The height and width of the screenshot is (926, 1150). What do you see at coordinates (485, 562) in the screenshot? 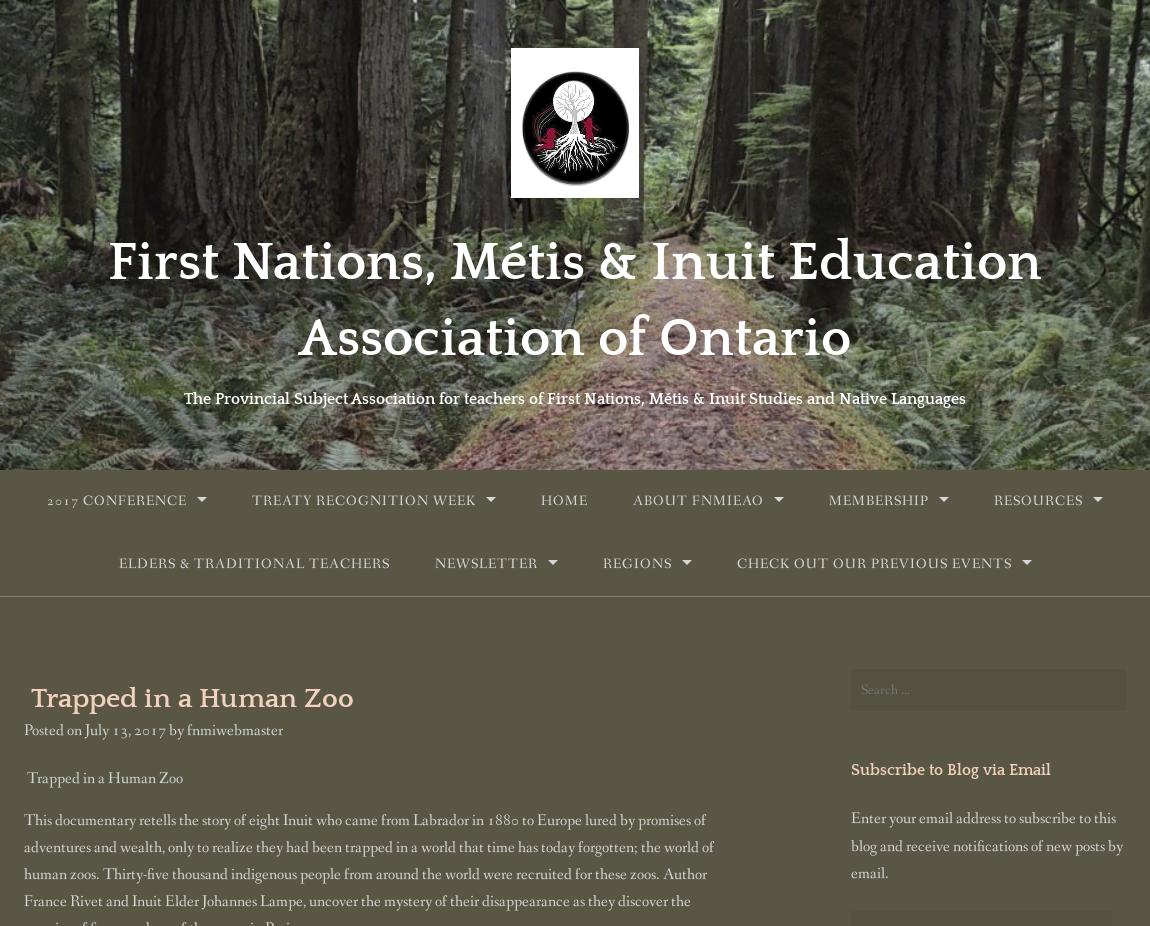
I see `'Newsletter'` at bounding box center [485, 562].